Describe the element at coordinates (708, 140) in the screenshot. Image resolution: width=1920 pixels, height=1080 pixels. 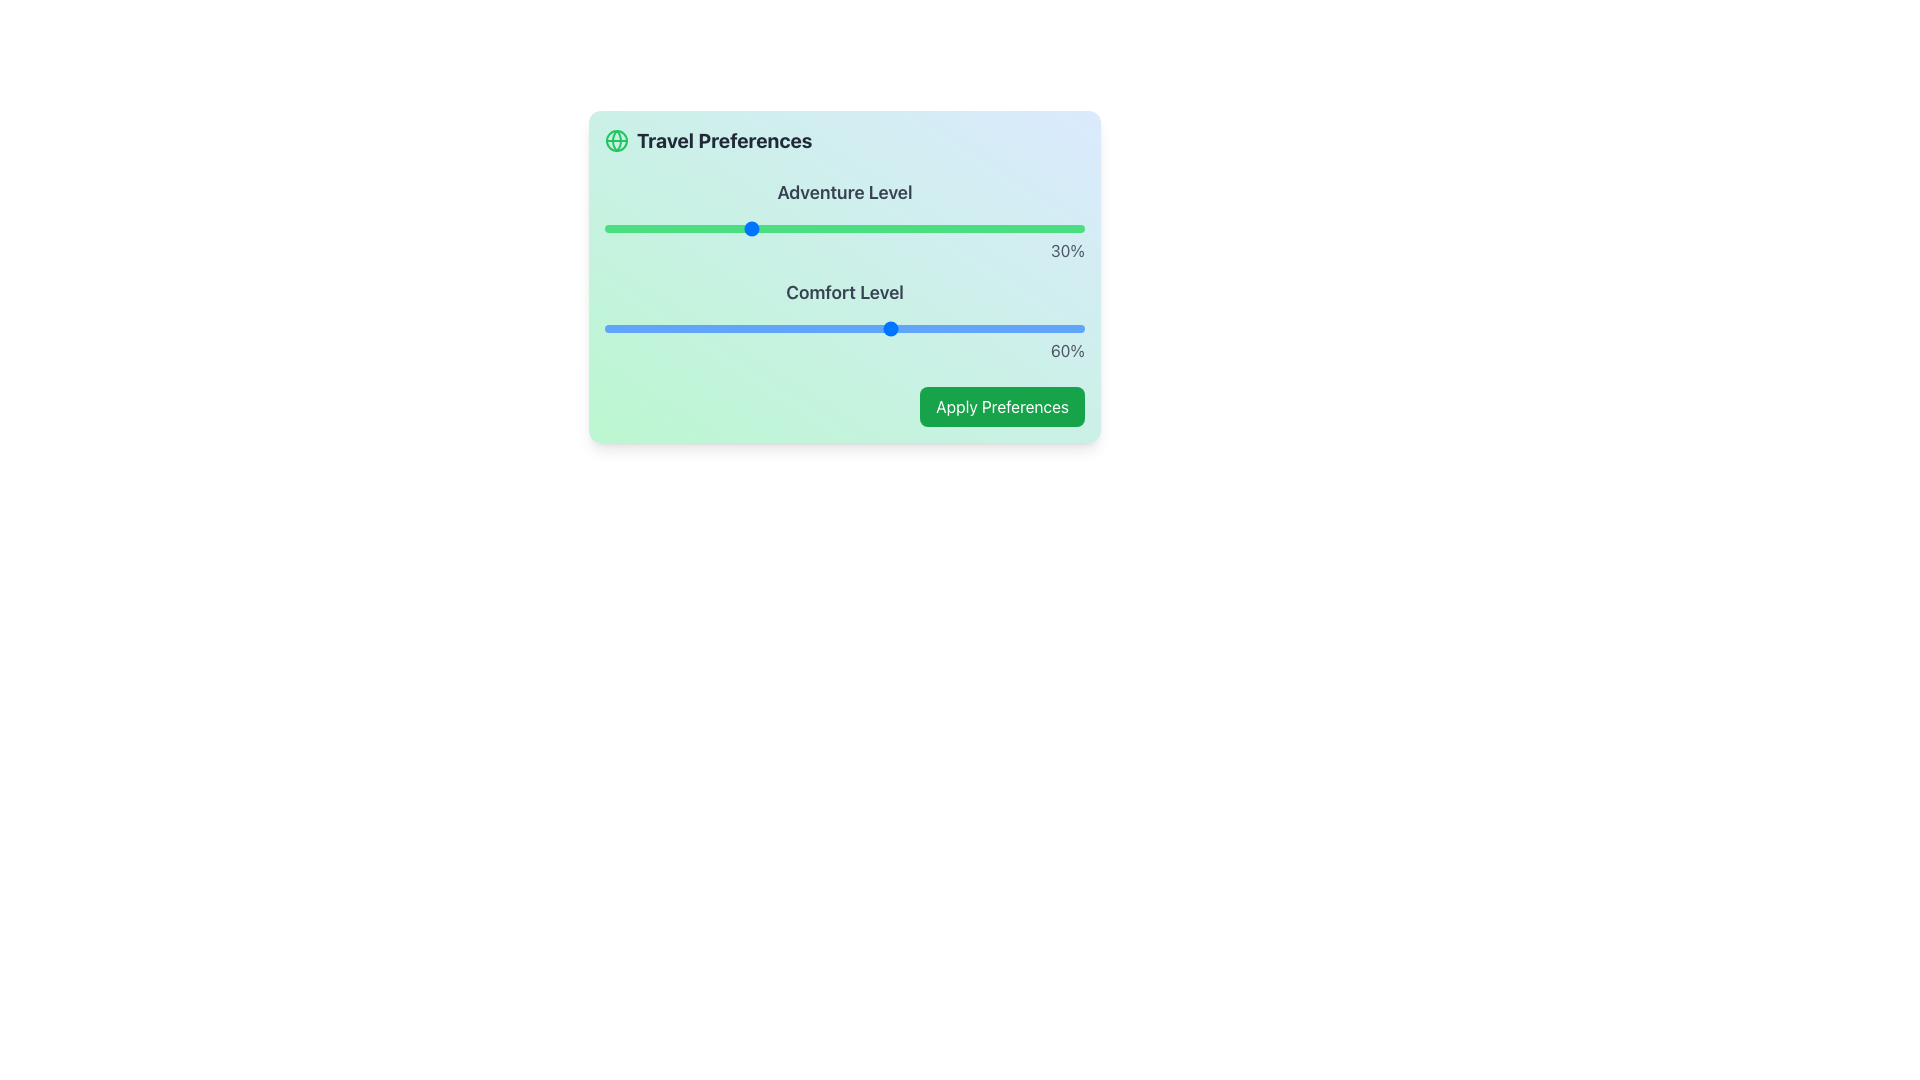
I see `the text label titled 'Travel Preferences', which indicates the section for configuring travel-related preferences, located near the upper part of the interface` at that location.